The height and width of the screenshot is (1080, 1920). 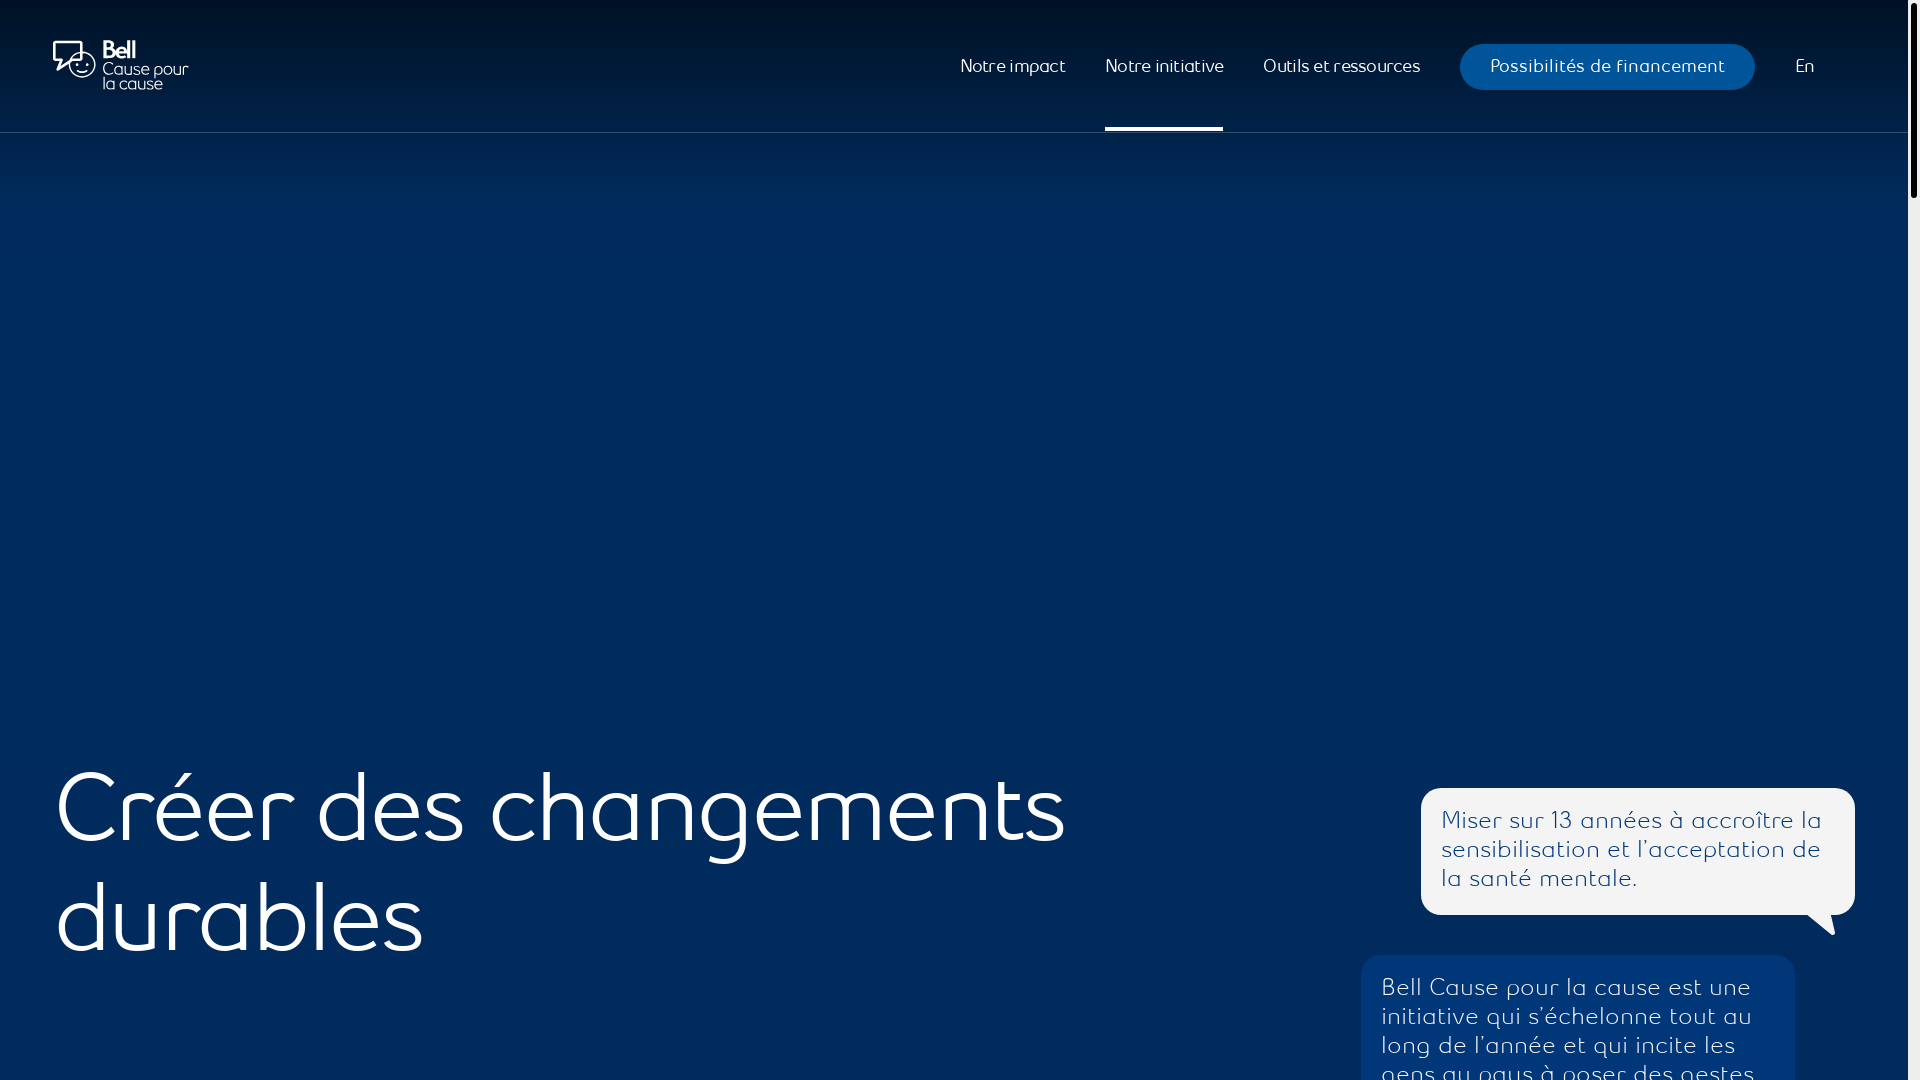 What do you see at coordinates (119, 65) in the screenshot?
I see `'Bell cause pour la causeLogo de Bell cause pour la cause'` at bounding box center [119, 65].